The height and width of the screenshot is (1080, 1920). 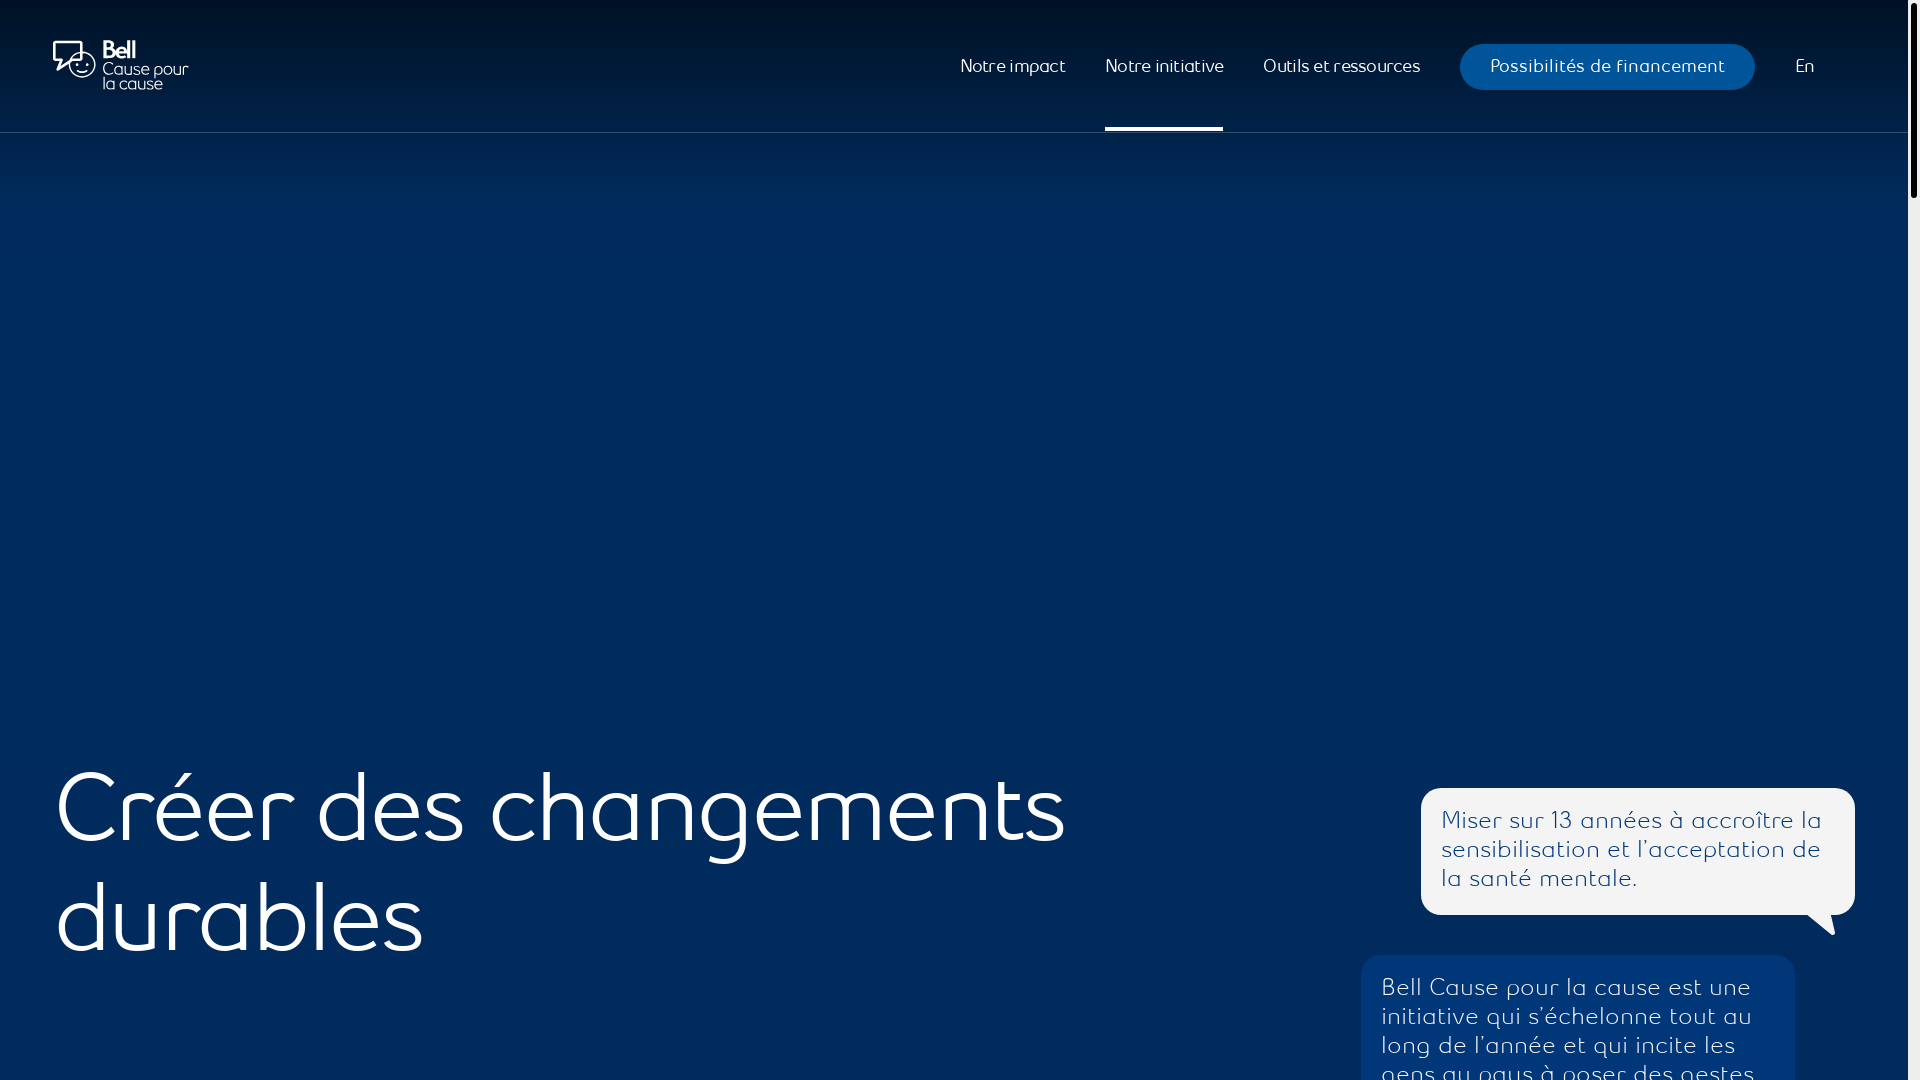 What do you see at coordinates (119, 65) in the screenshot?
I see `'Bell cause pour la causeLogo de Bell cause pour la cause'` at bounding box center [119, 65].